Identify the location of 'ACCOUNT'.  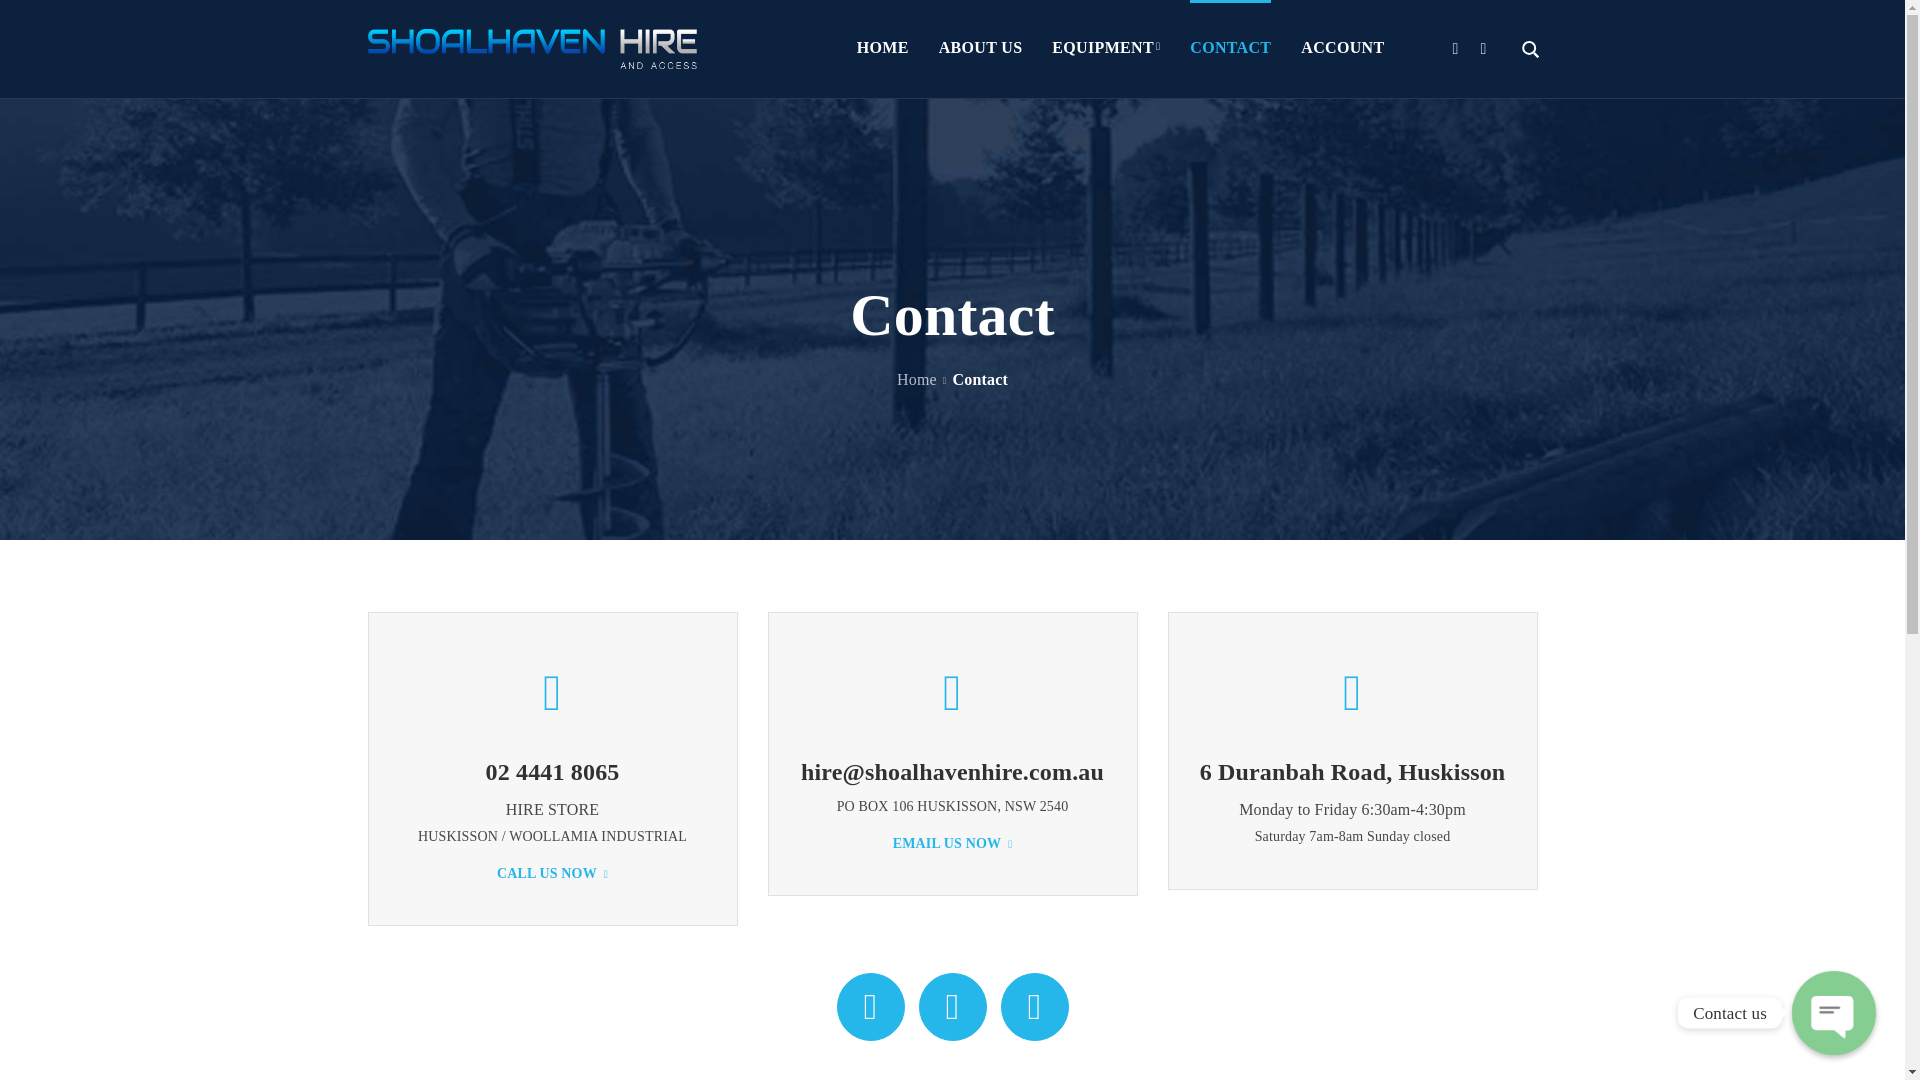
(1342, 48).